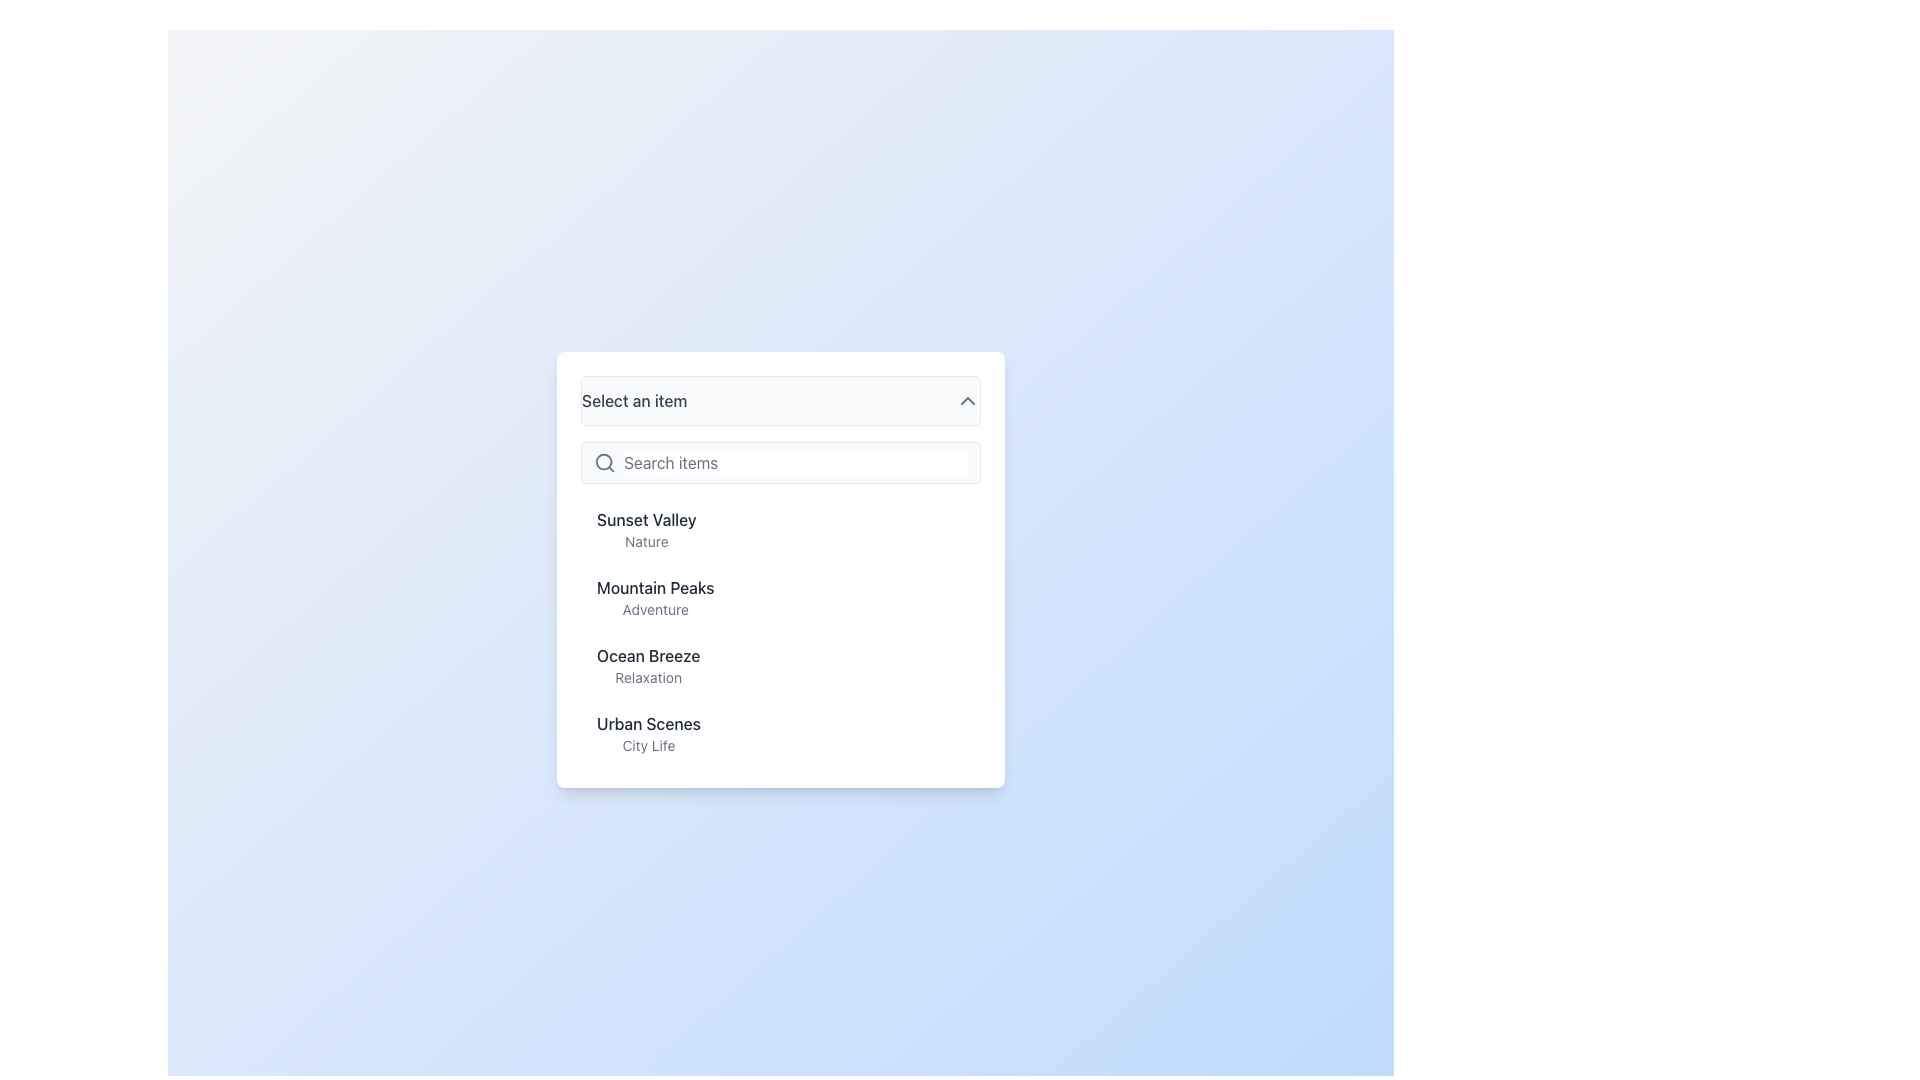 The height and width of the screenshot is (1080, 1920). Describe the element at coordinates (648, 655) in the screenshot. I see `the text element 'Ocean Breeze', which is a medium-sized gray heading in a dropdown menu, positioned above the subtitle 'Relaxation'` at that location.